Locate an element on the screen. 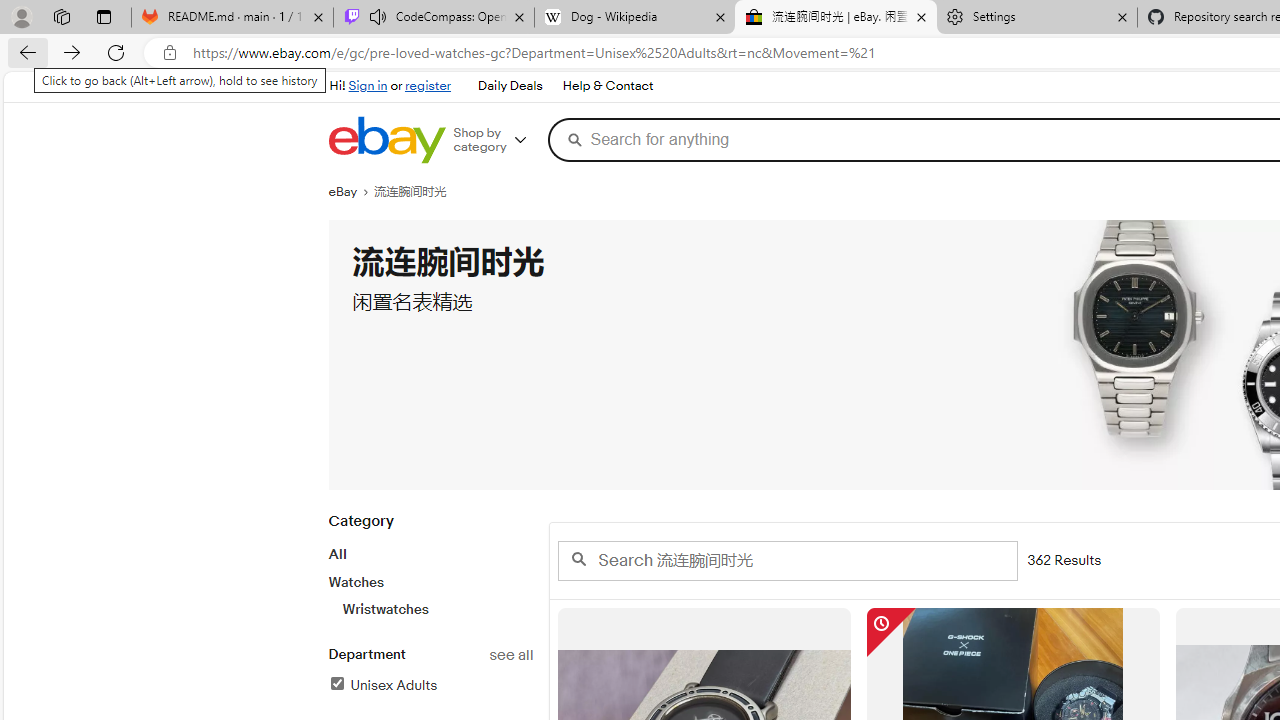 The width and height of the screenshot is (1280, 720). 'Shop by category' is located at coordinates (497, 139).